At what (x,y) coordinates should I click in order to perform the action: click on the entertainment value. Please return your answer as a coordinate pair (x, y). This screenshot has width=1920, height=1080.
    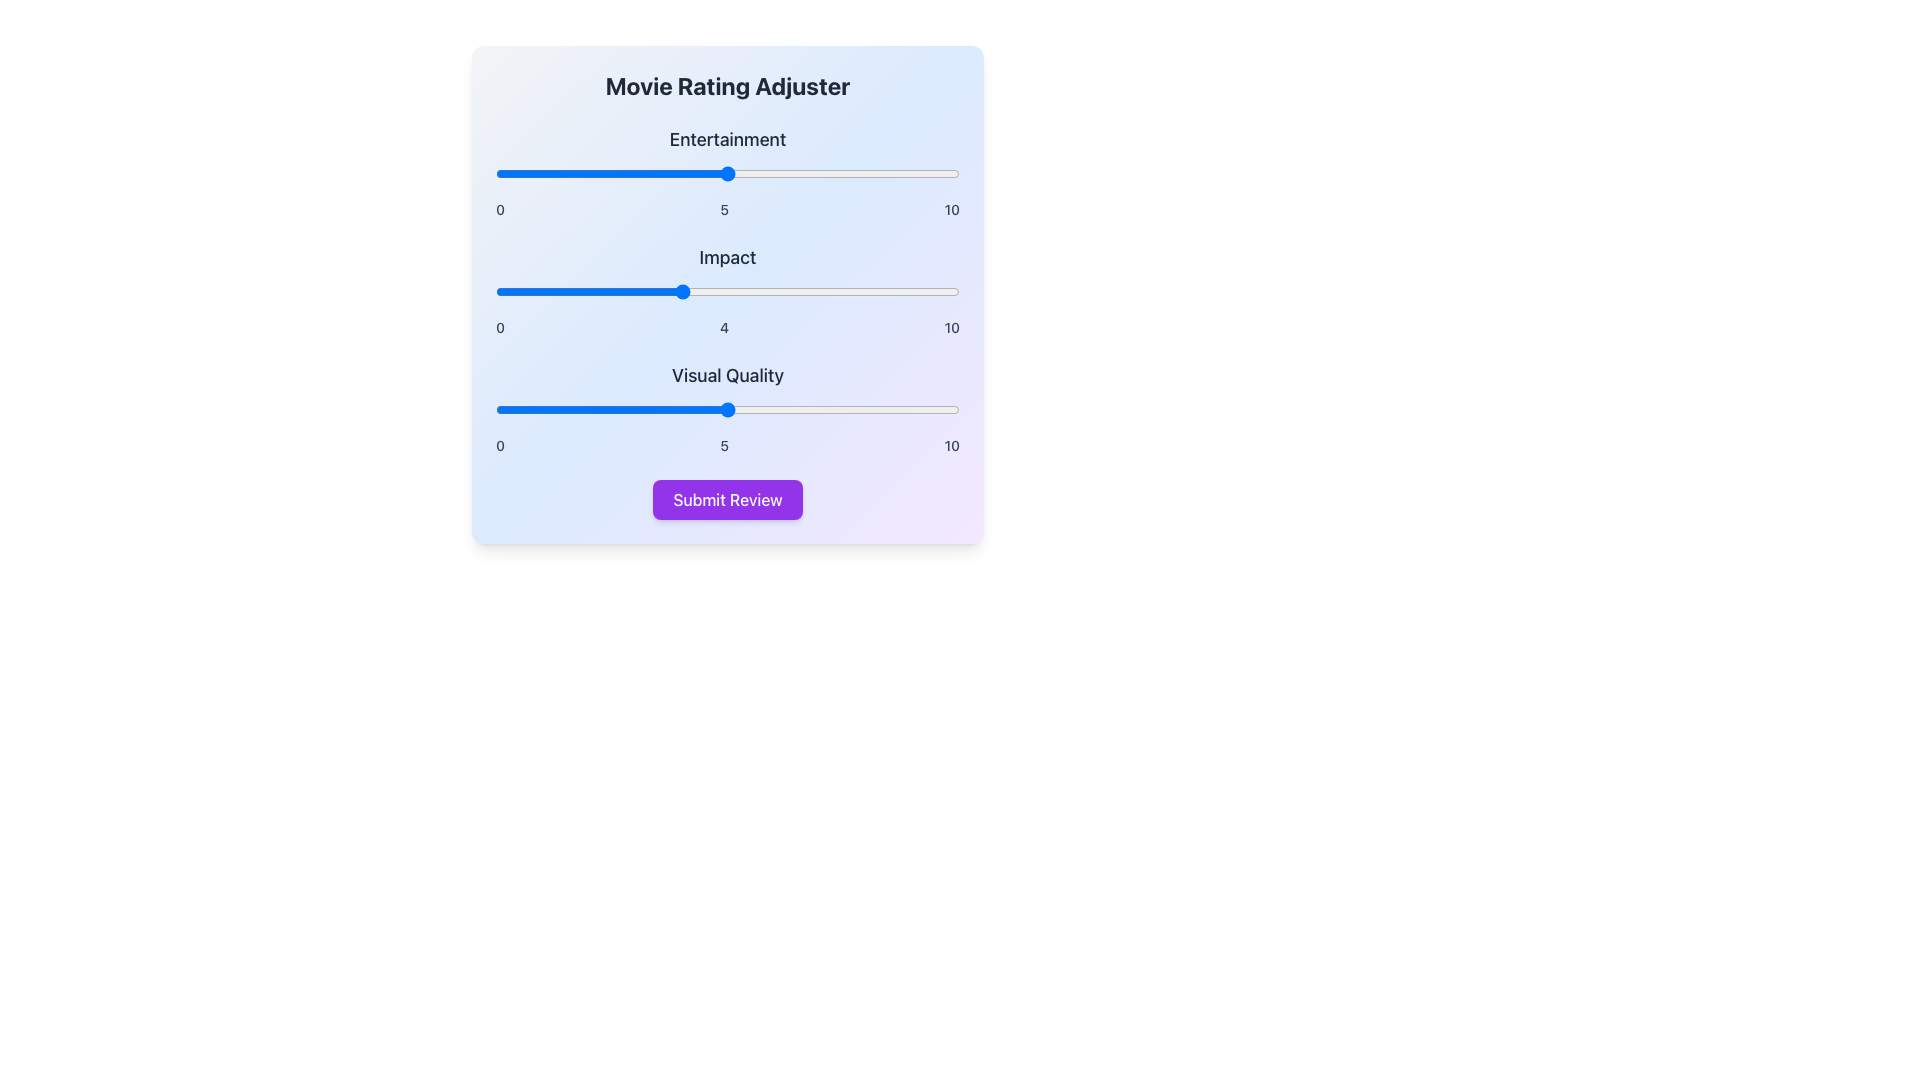
    Looking at the image, I should click on (542, 172).